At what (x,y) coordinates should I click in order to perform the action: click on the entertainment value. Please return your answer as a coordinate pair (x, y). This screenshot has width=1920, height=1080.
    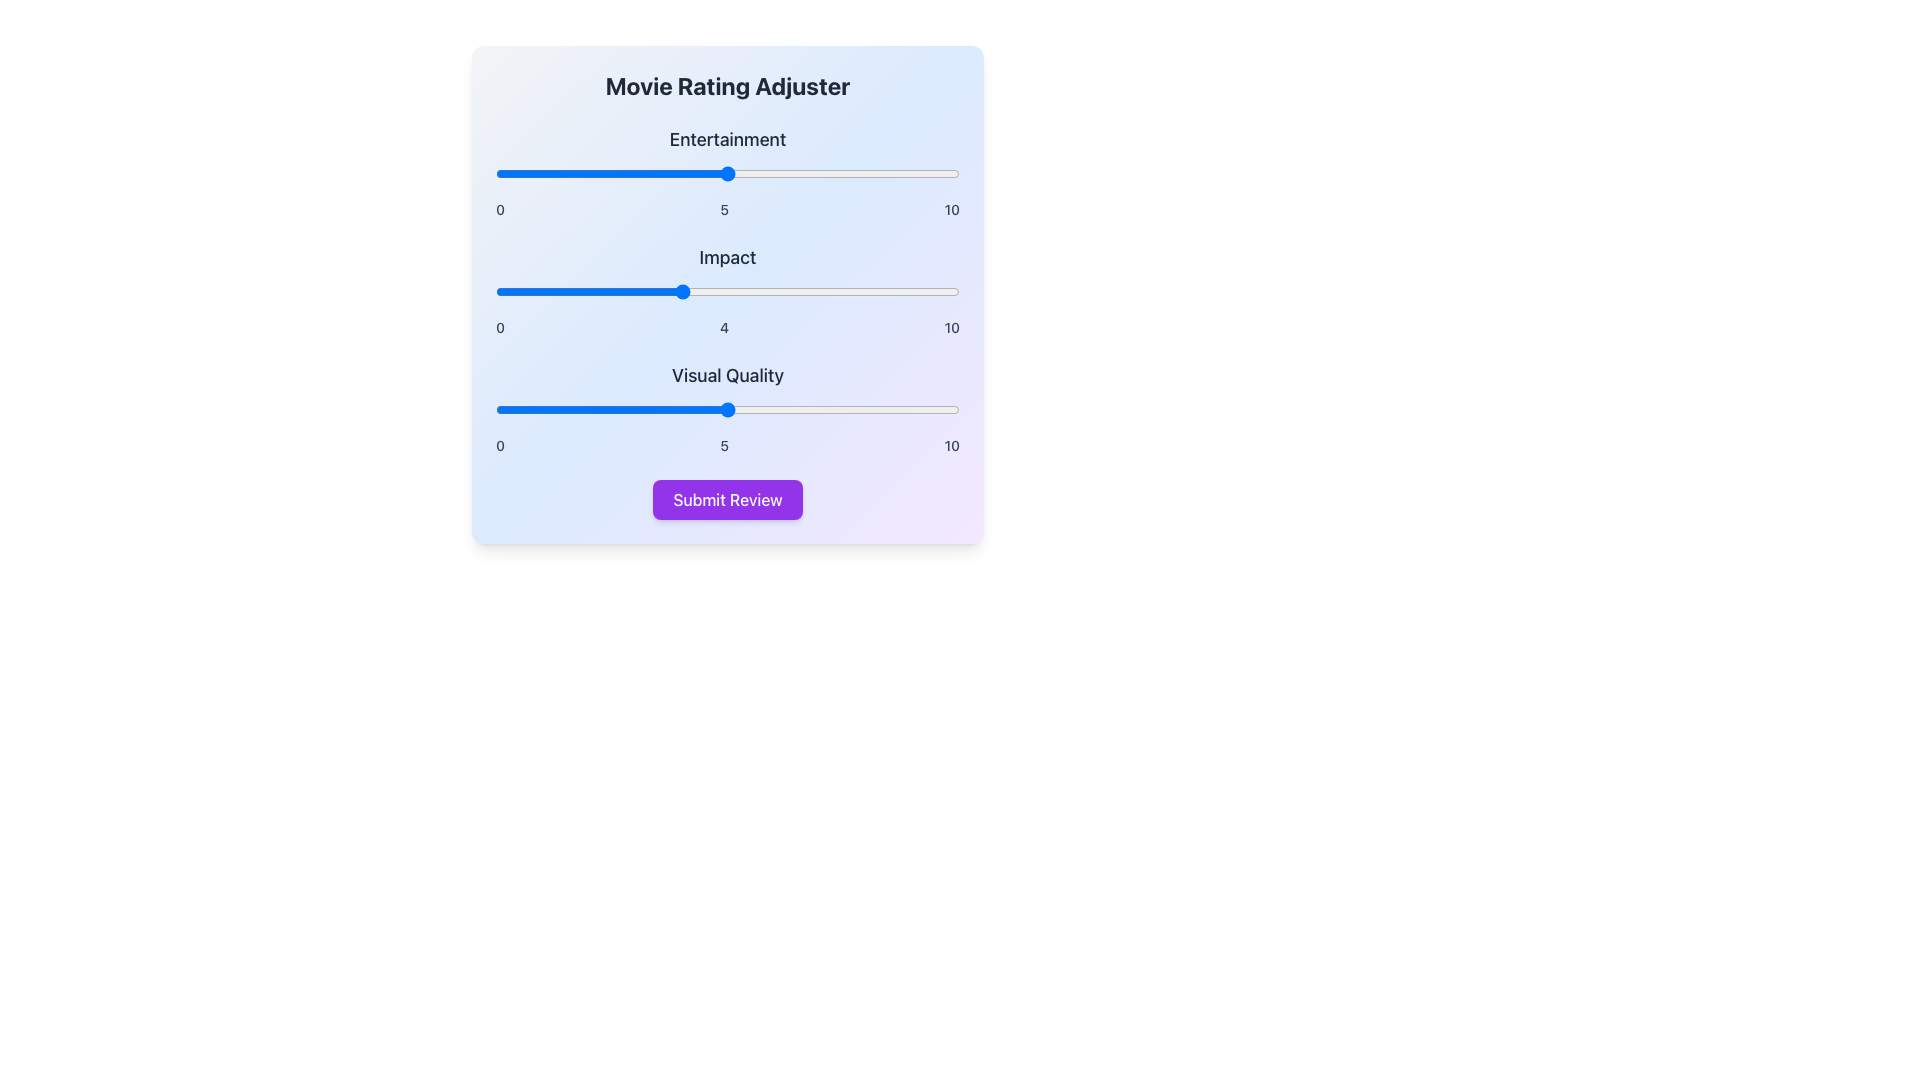
    Looking at the image, I should click on (542, 172).